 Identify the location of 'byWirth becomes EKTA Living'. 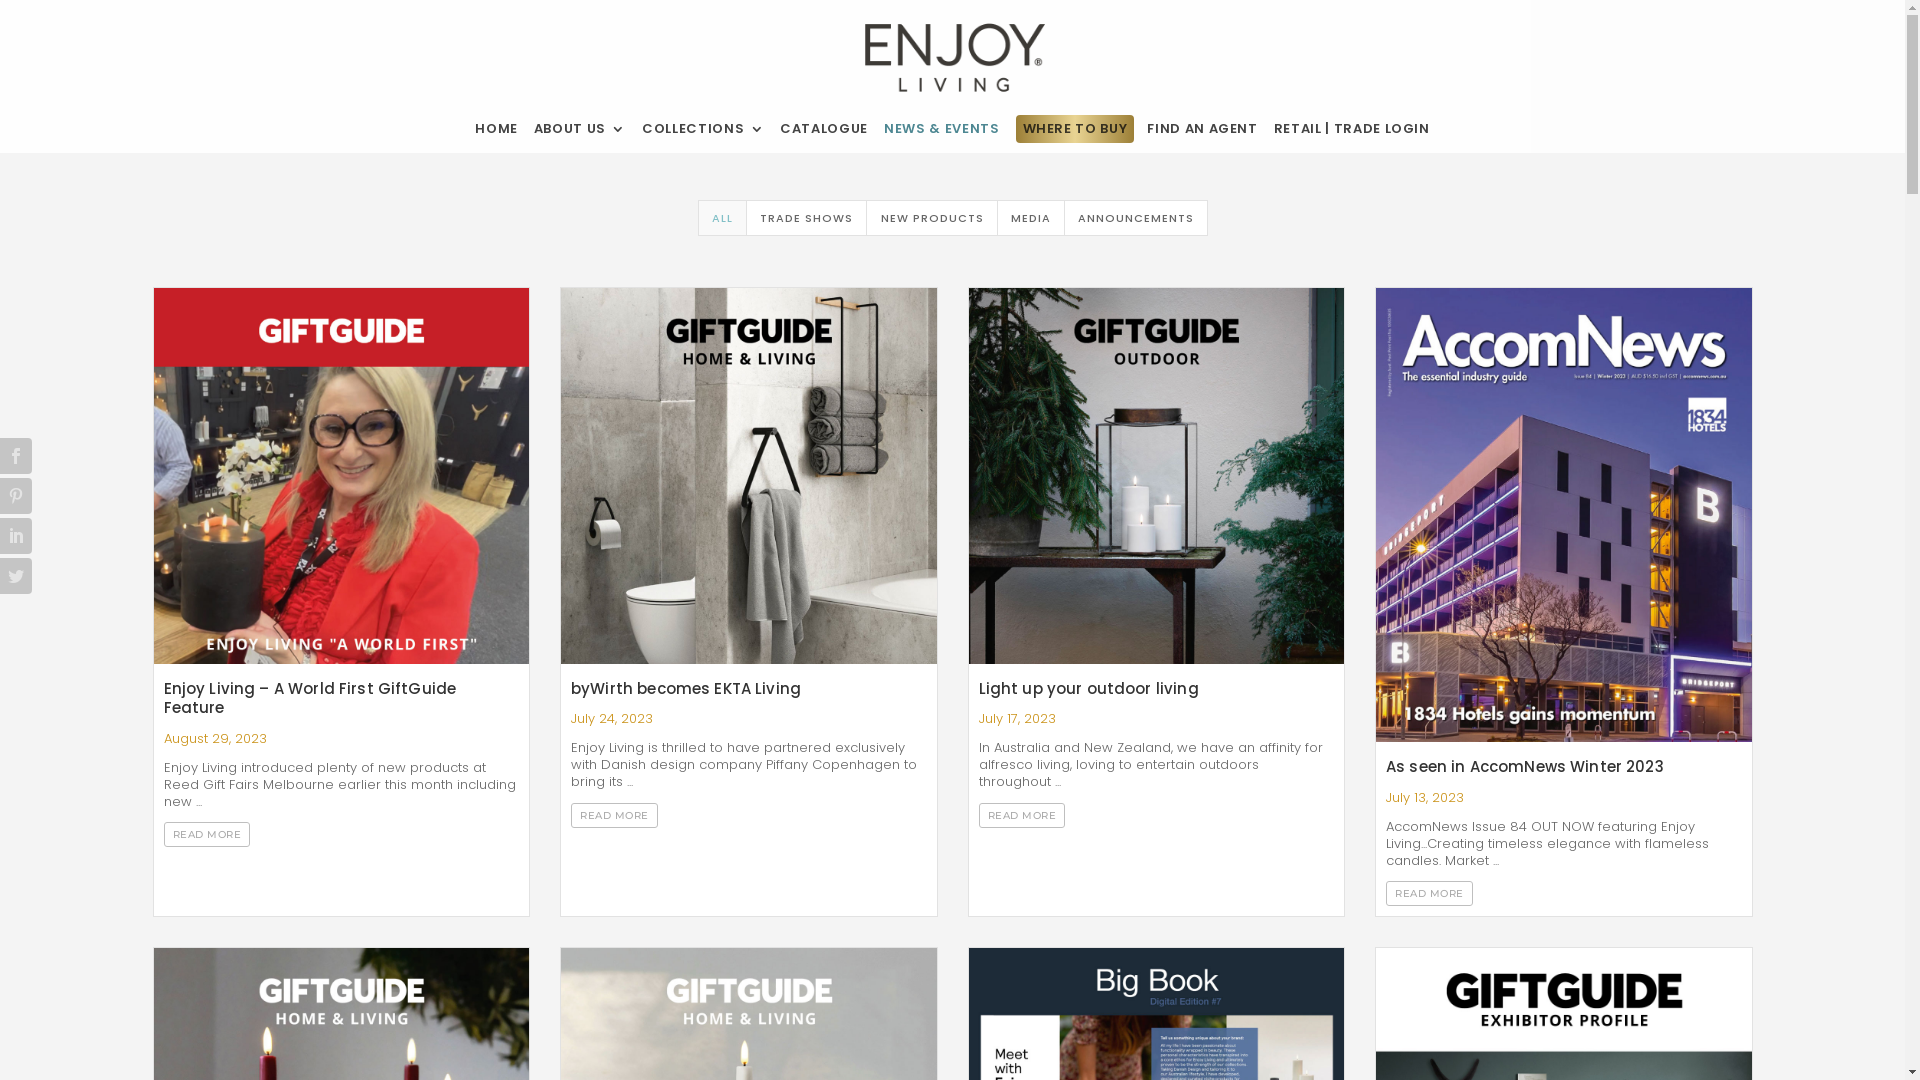
(686, 687).